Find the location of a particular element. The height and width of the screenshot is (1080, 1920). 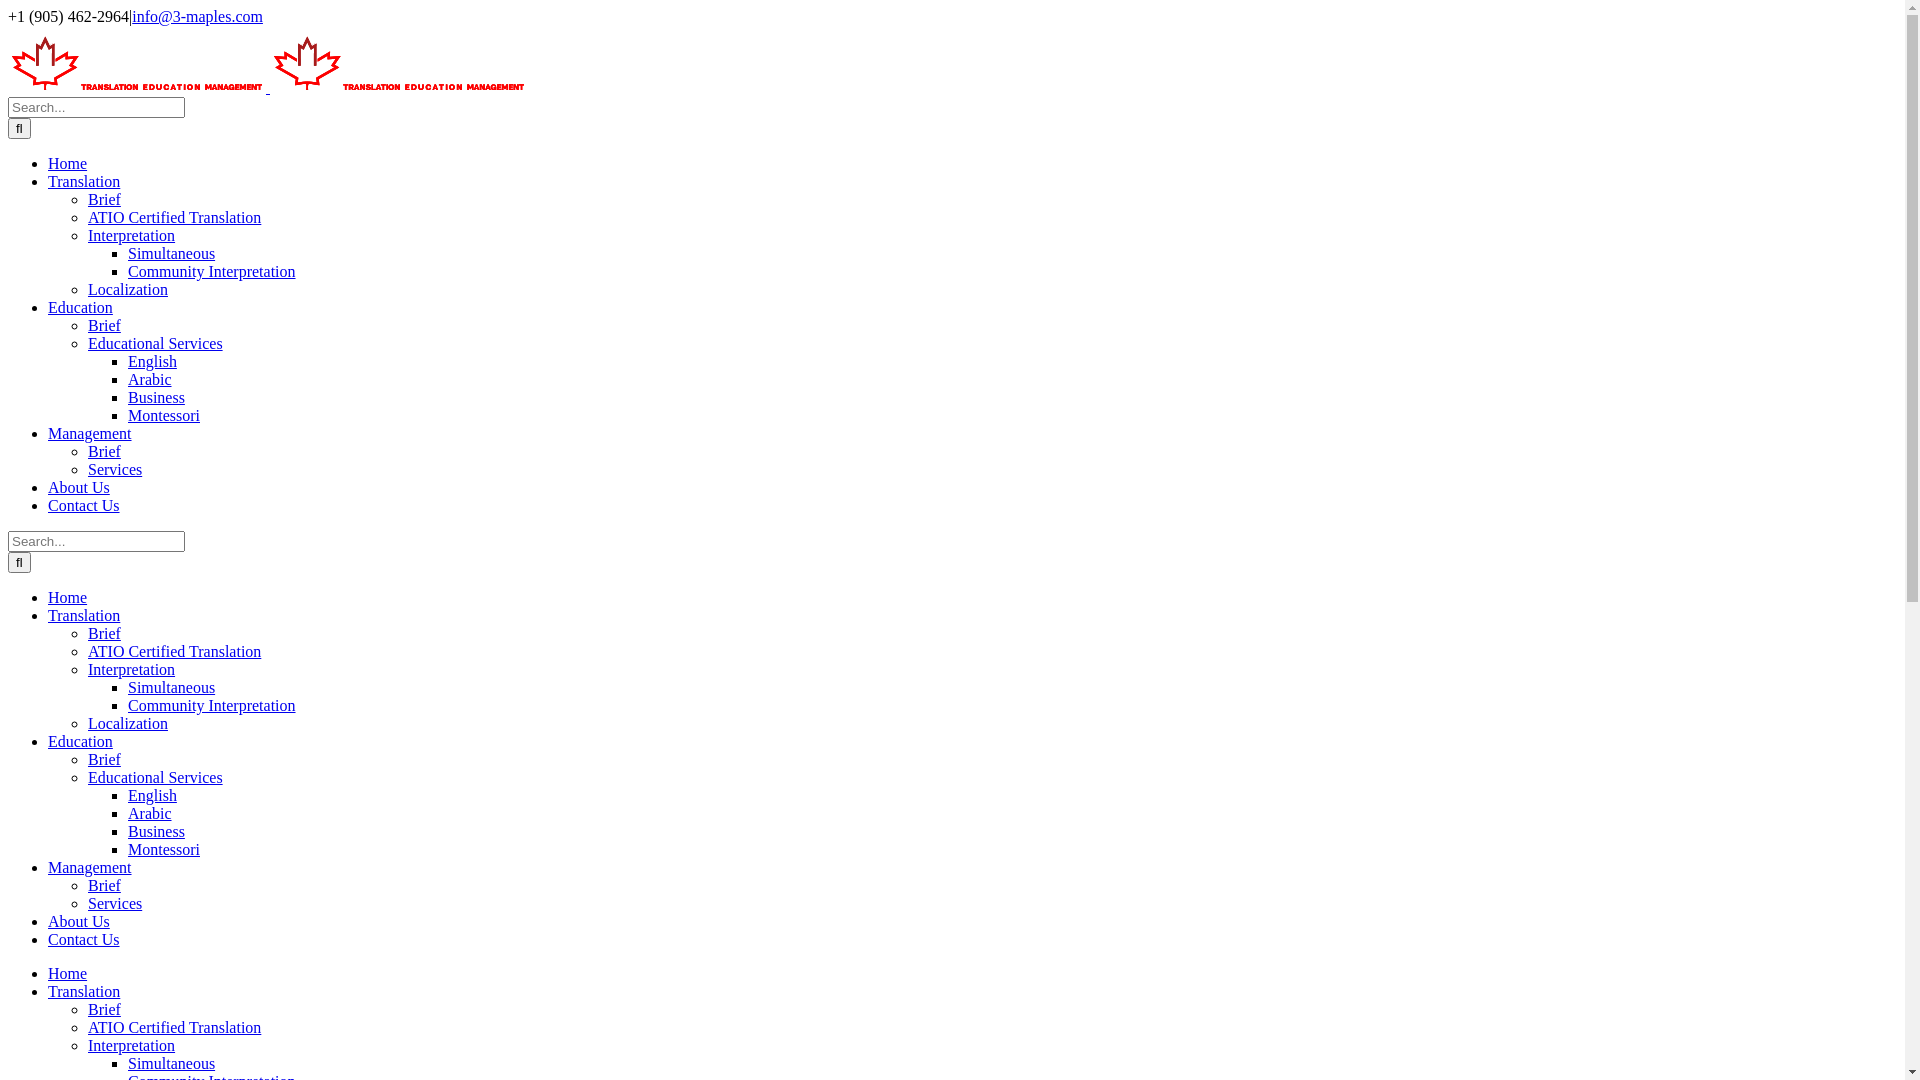

'Montessori' is located at coordinates (163, 414).